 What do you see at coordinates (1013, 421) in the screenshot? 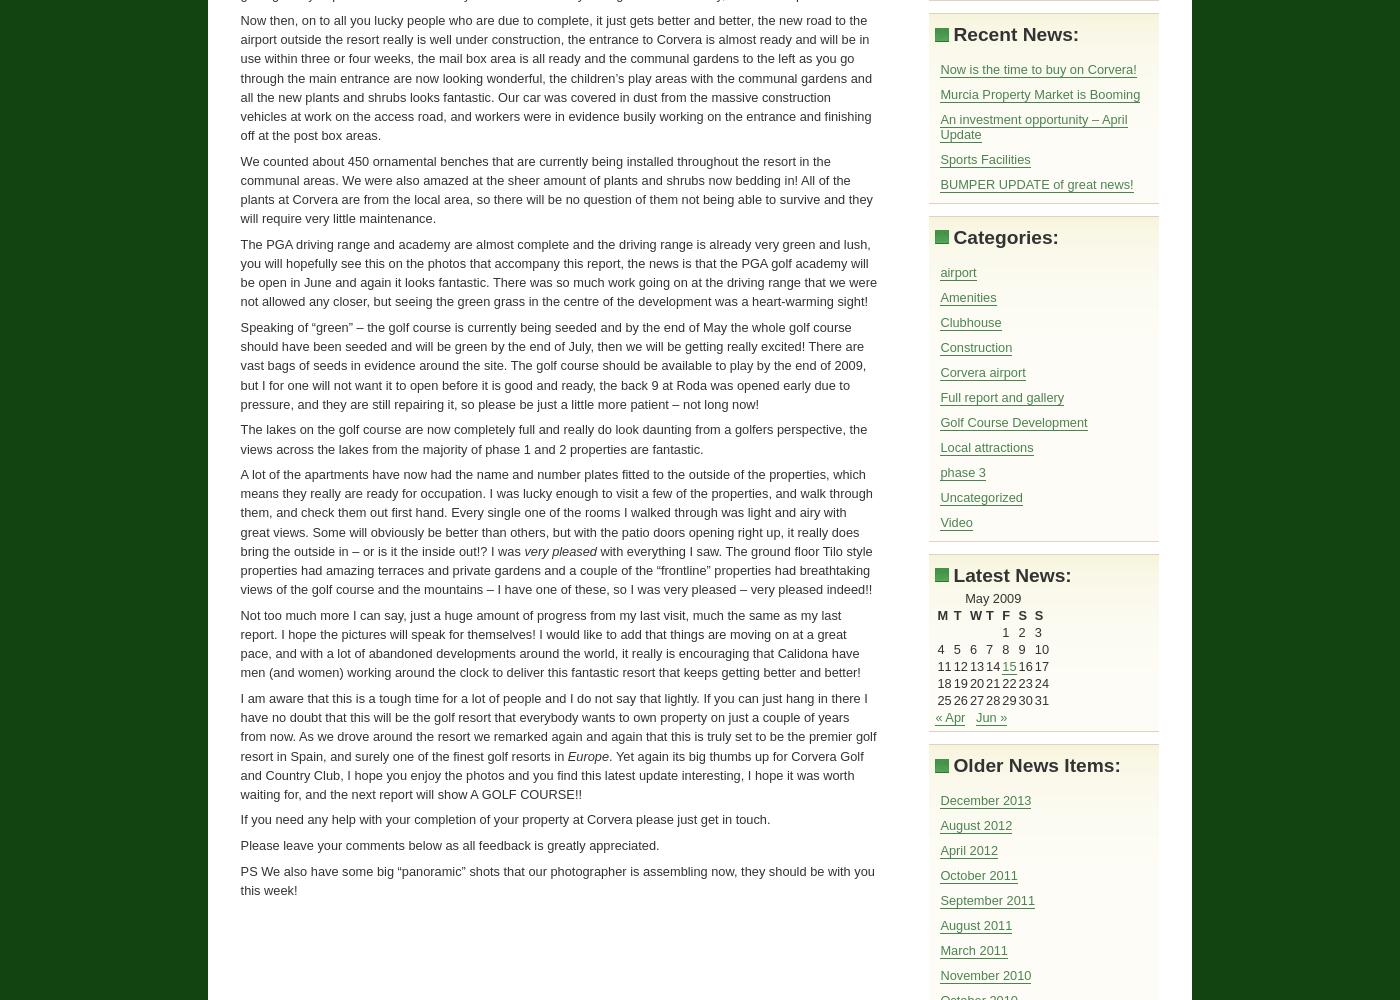
I see `'Golf Course Development'` at bounding box center [1013, 421].